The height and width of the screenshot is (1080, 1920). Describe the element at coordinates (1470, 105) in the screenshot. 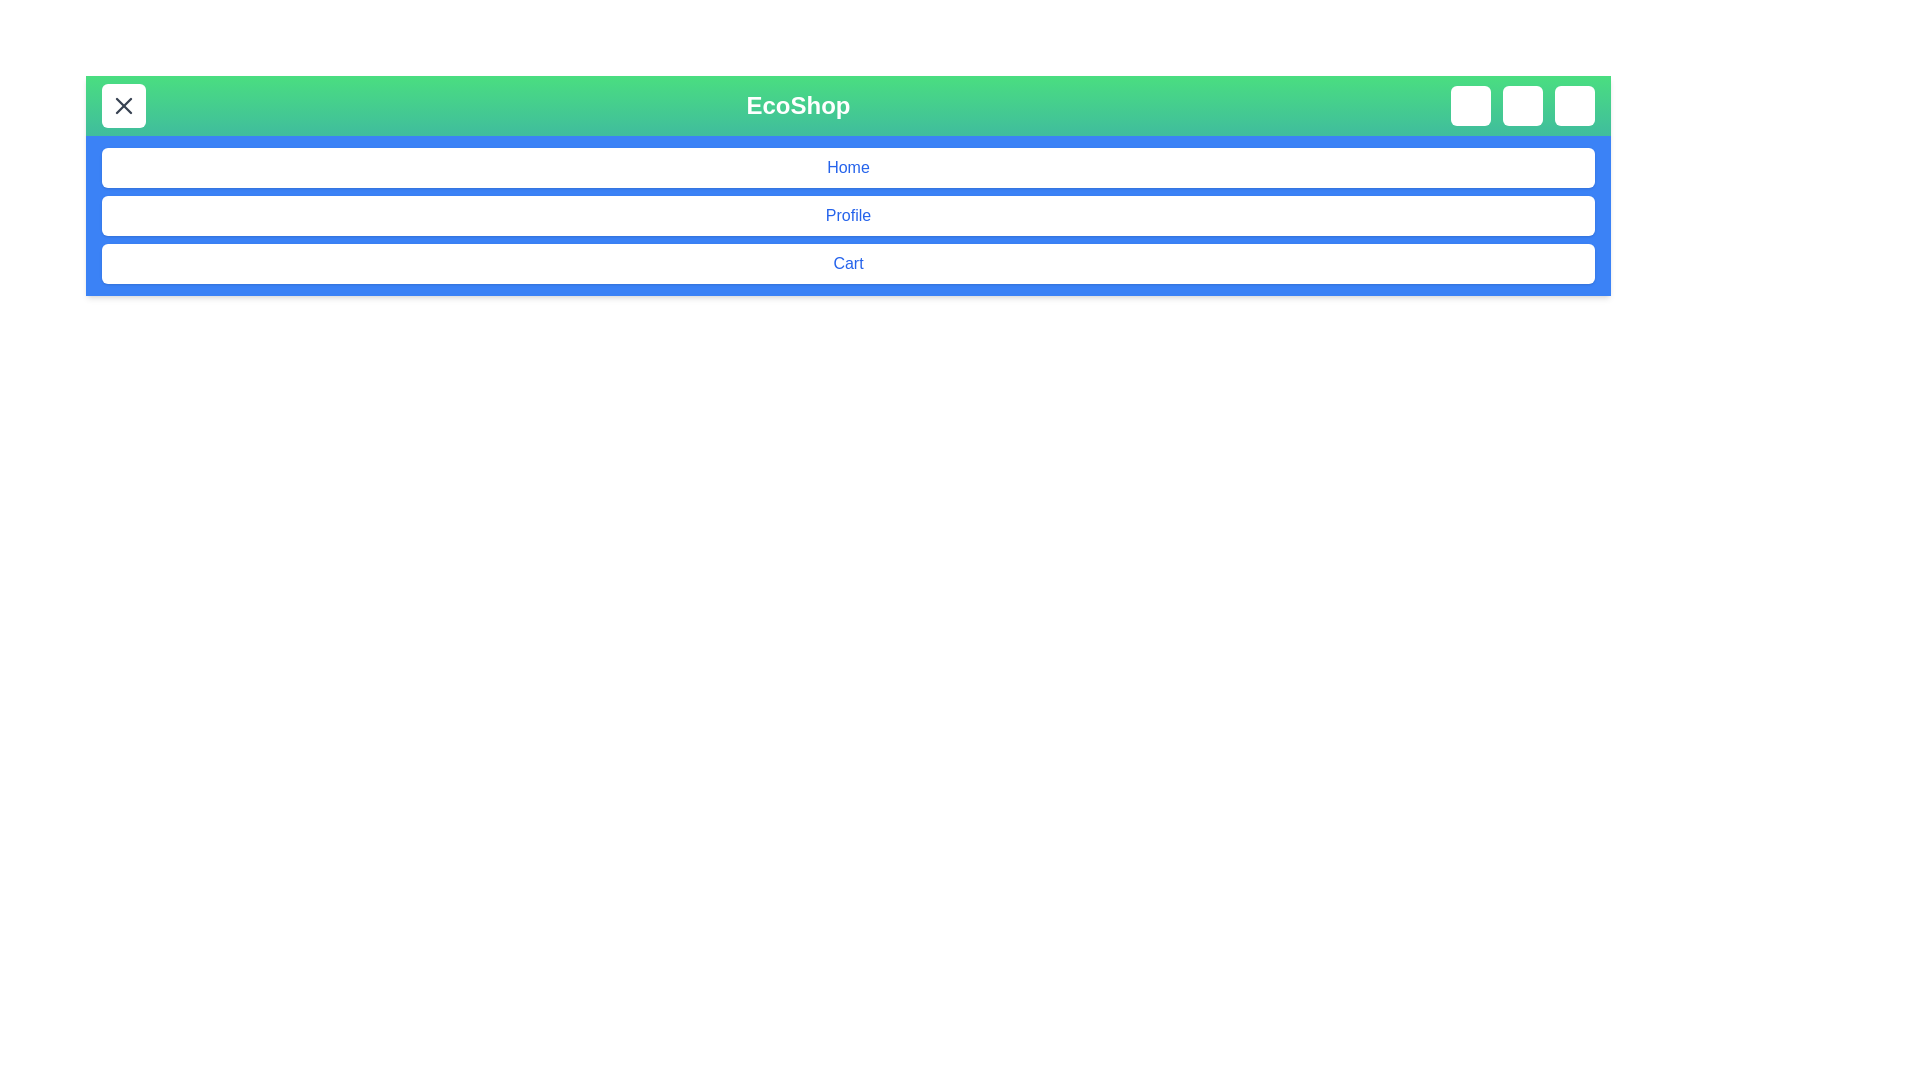

I see `the search icon button` at that location.